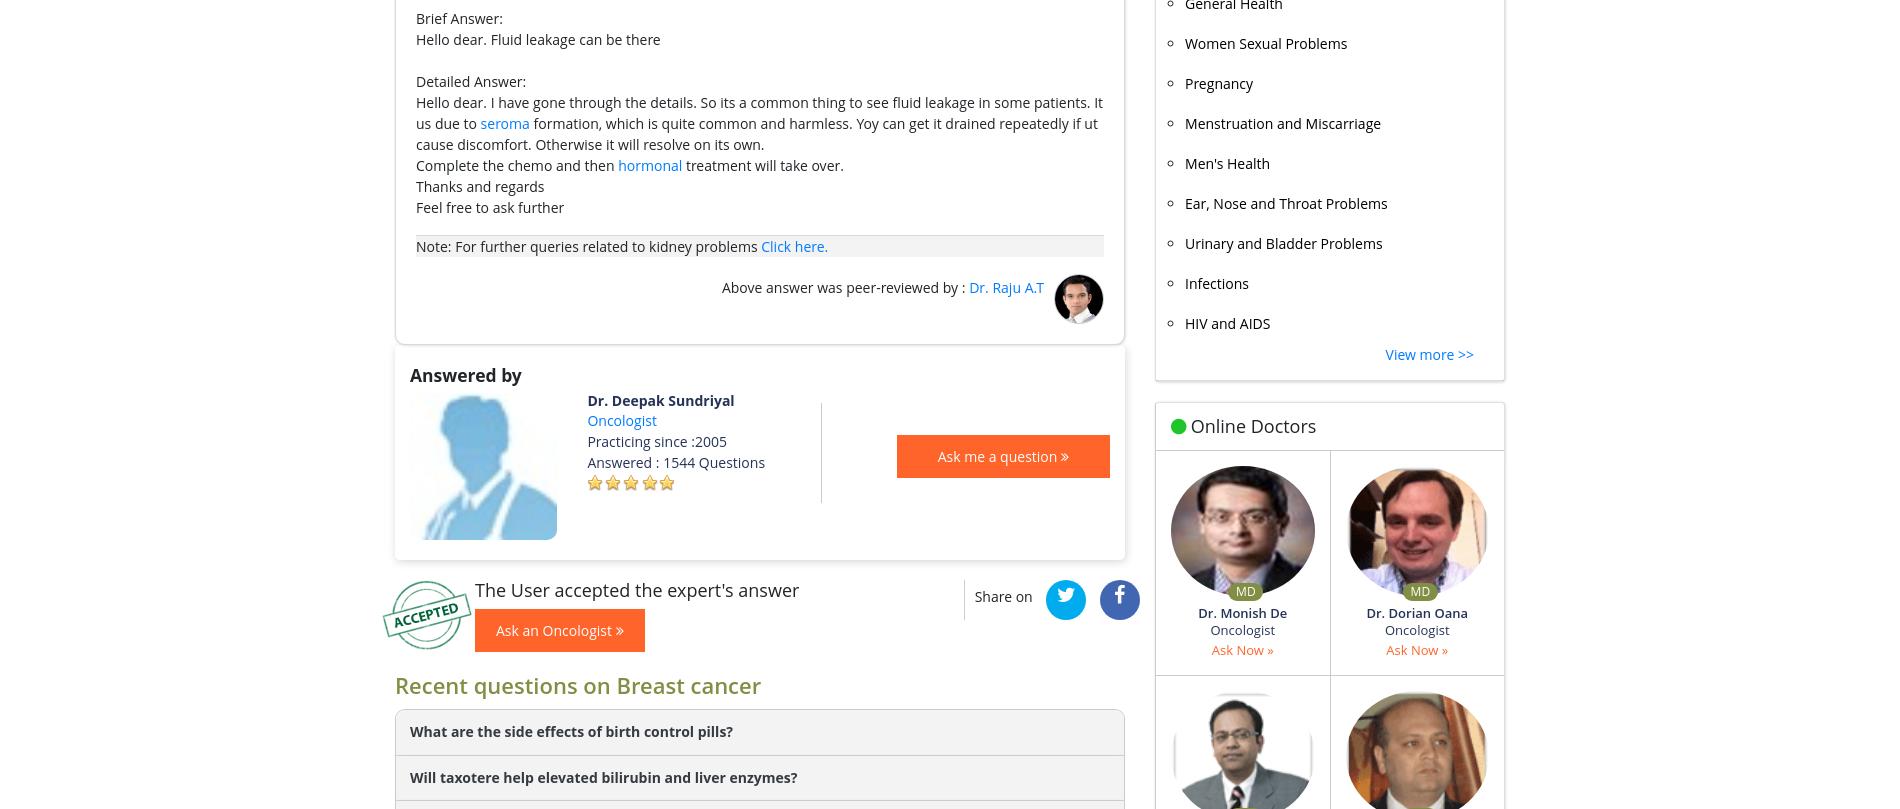 The image size is (1900, 809). Describe the element at coordinates (538, 39) in the screenshot. I see `'Hello dear. Fluid leakage can be there'` at that location.